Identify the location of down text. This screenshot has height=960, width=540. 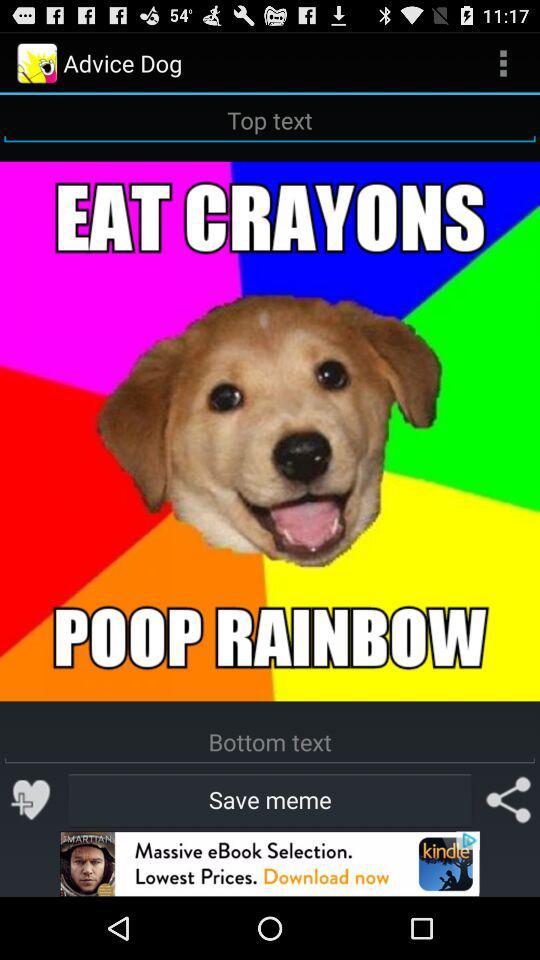
(270, 741).